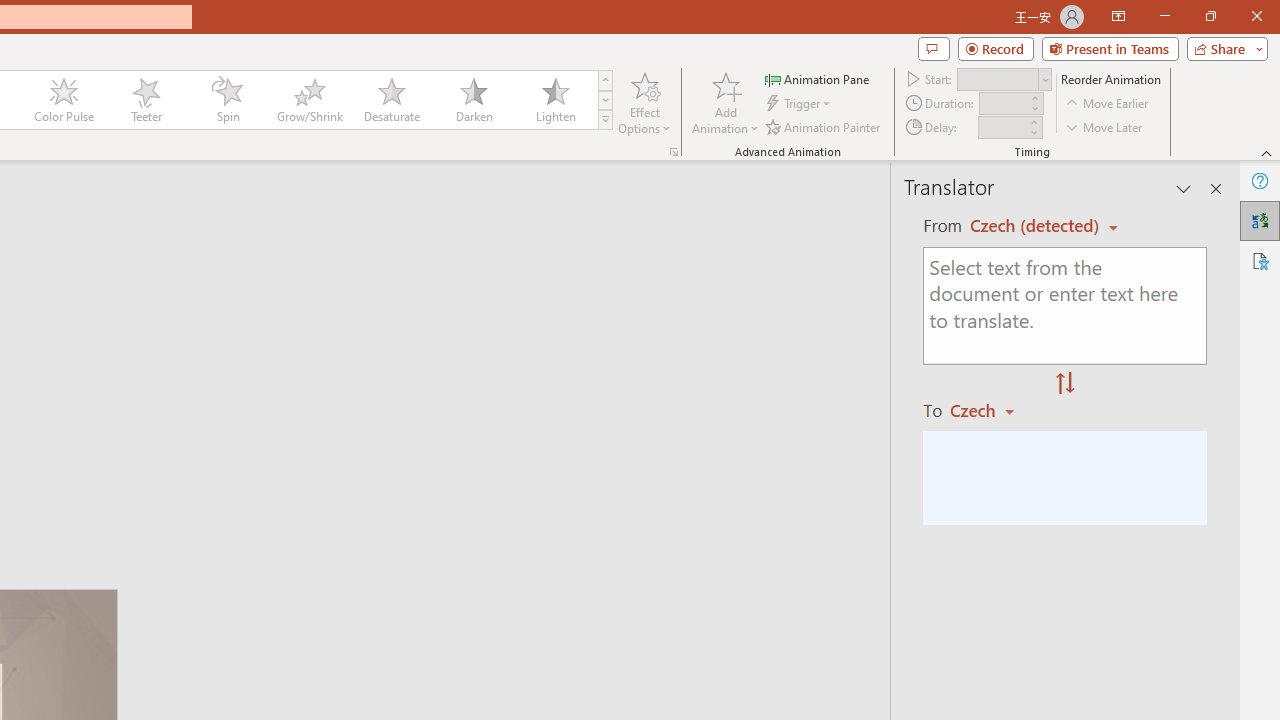 This screenshot has width=1280, height=720. Describe the element at coordinates (818, 78) in the screenshot. I see `'Animation Pane'` at that location.